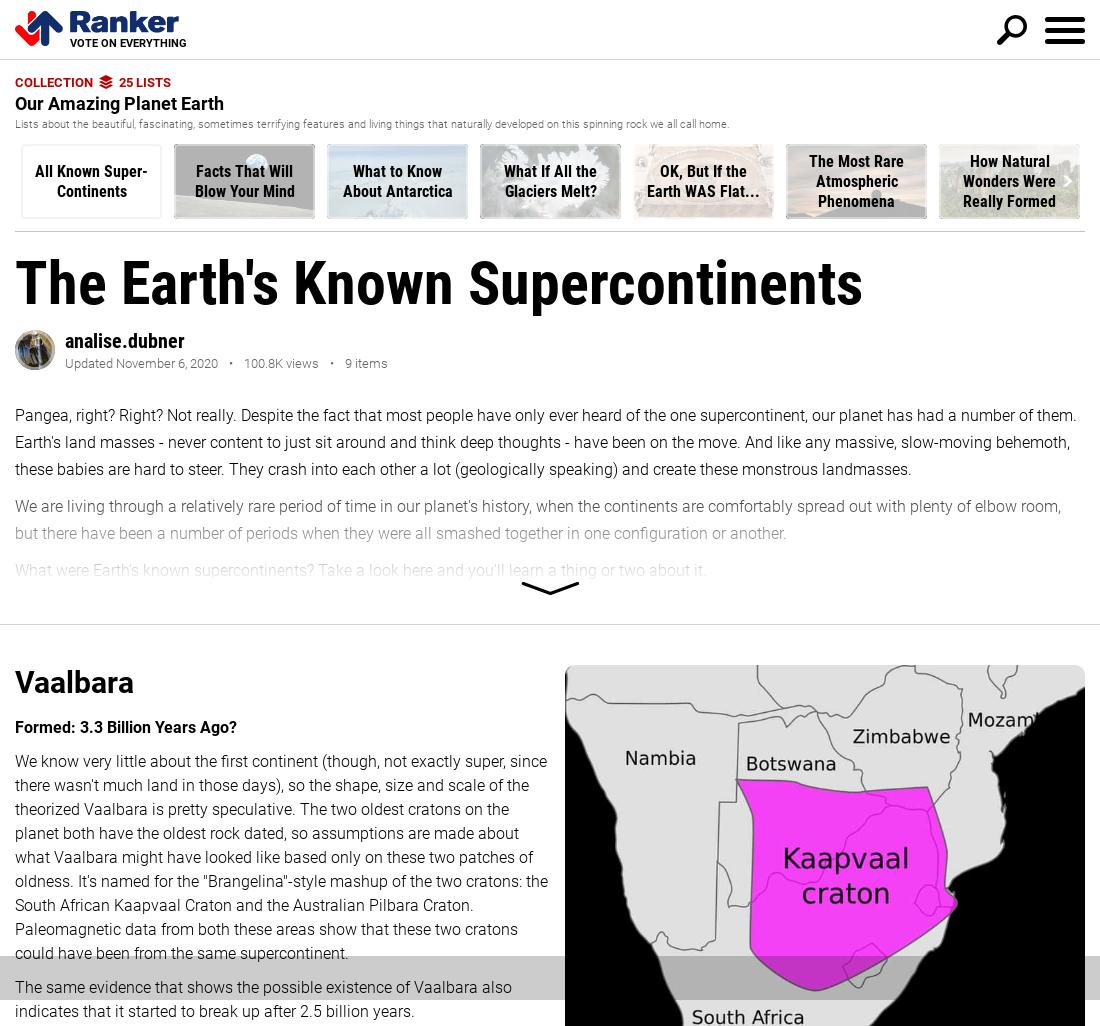 The image size is (1100, 1026). What do you see at coordinates (370, 361) in the screenshot?
I see `'items'` at bounding box center [370, 361].